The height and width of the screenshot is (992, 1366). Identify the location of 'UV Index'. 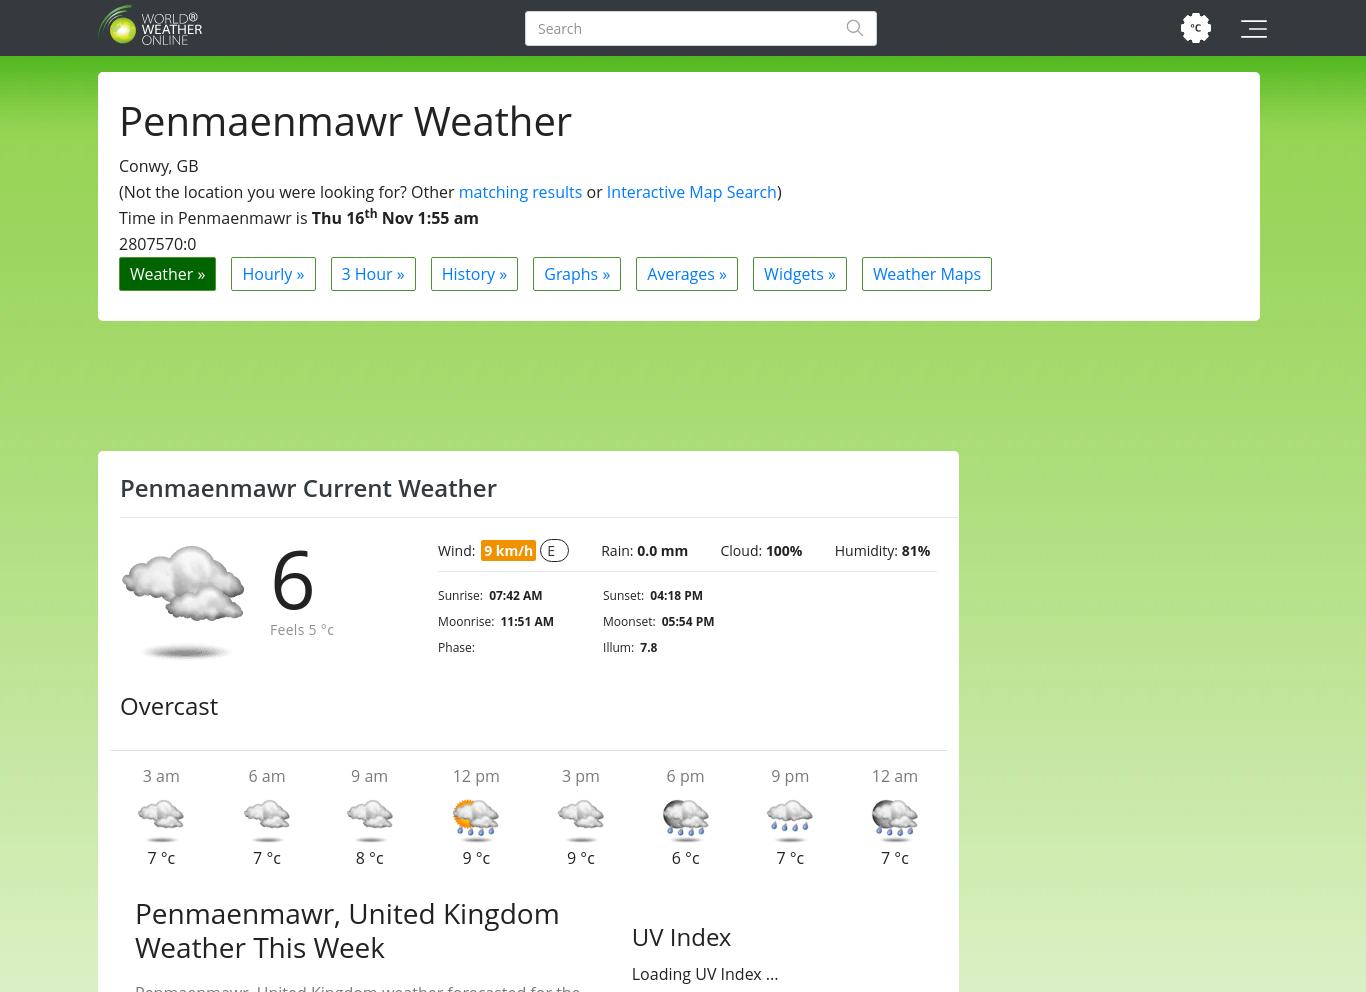
(679, 935).